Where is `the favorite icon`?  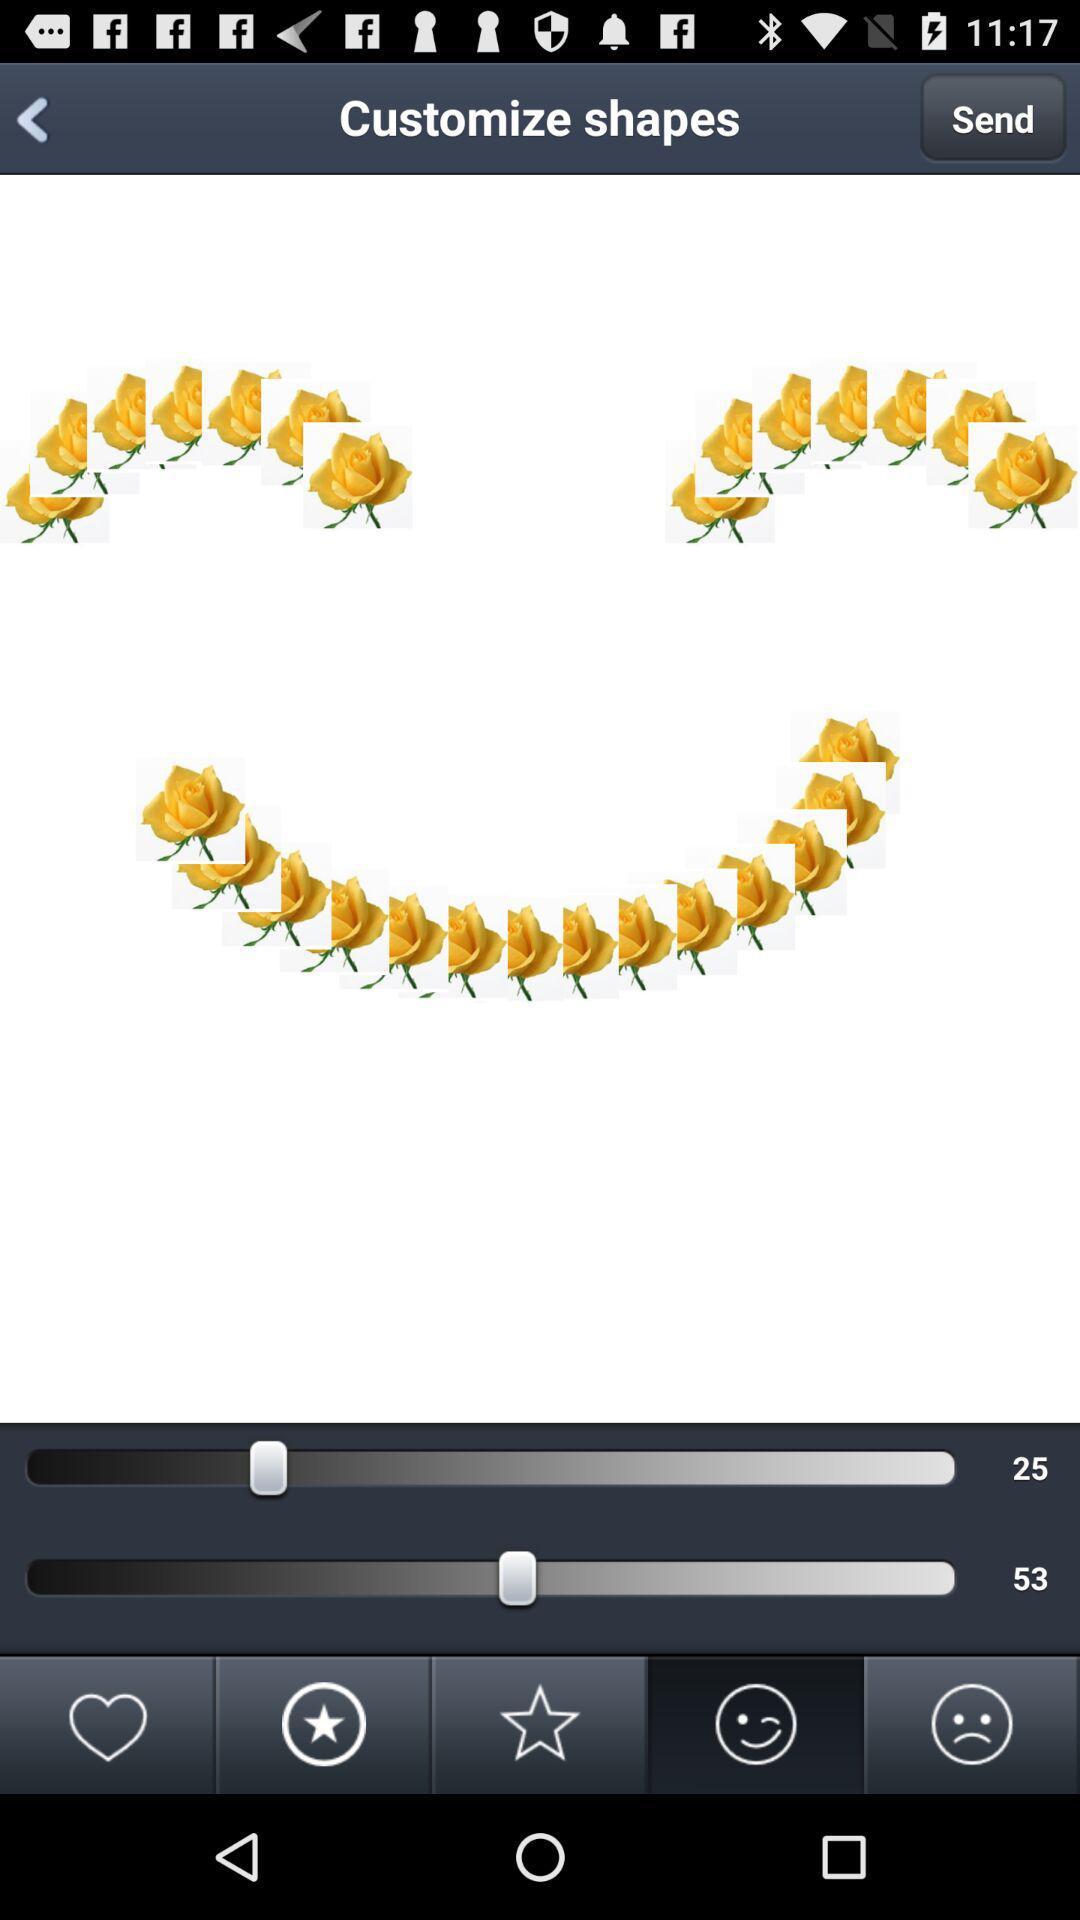
the favorite icon is located at coordinates (108, 1843).